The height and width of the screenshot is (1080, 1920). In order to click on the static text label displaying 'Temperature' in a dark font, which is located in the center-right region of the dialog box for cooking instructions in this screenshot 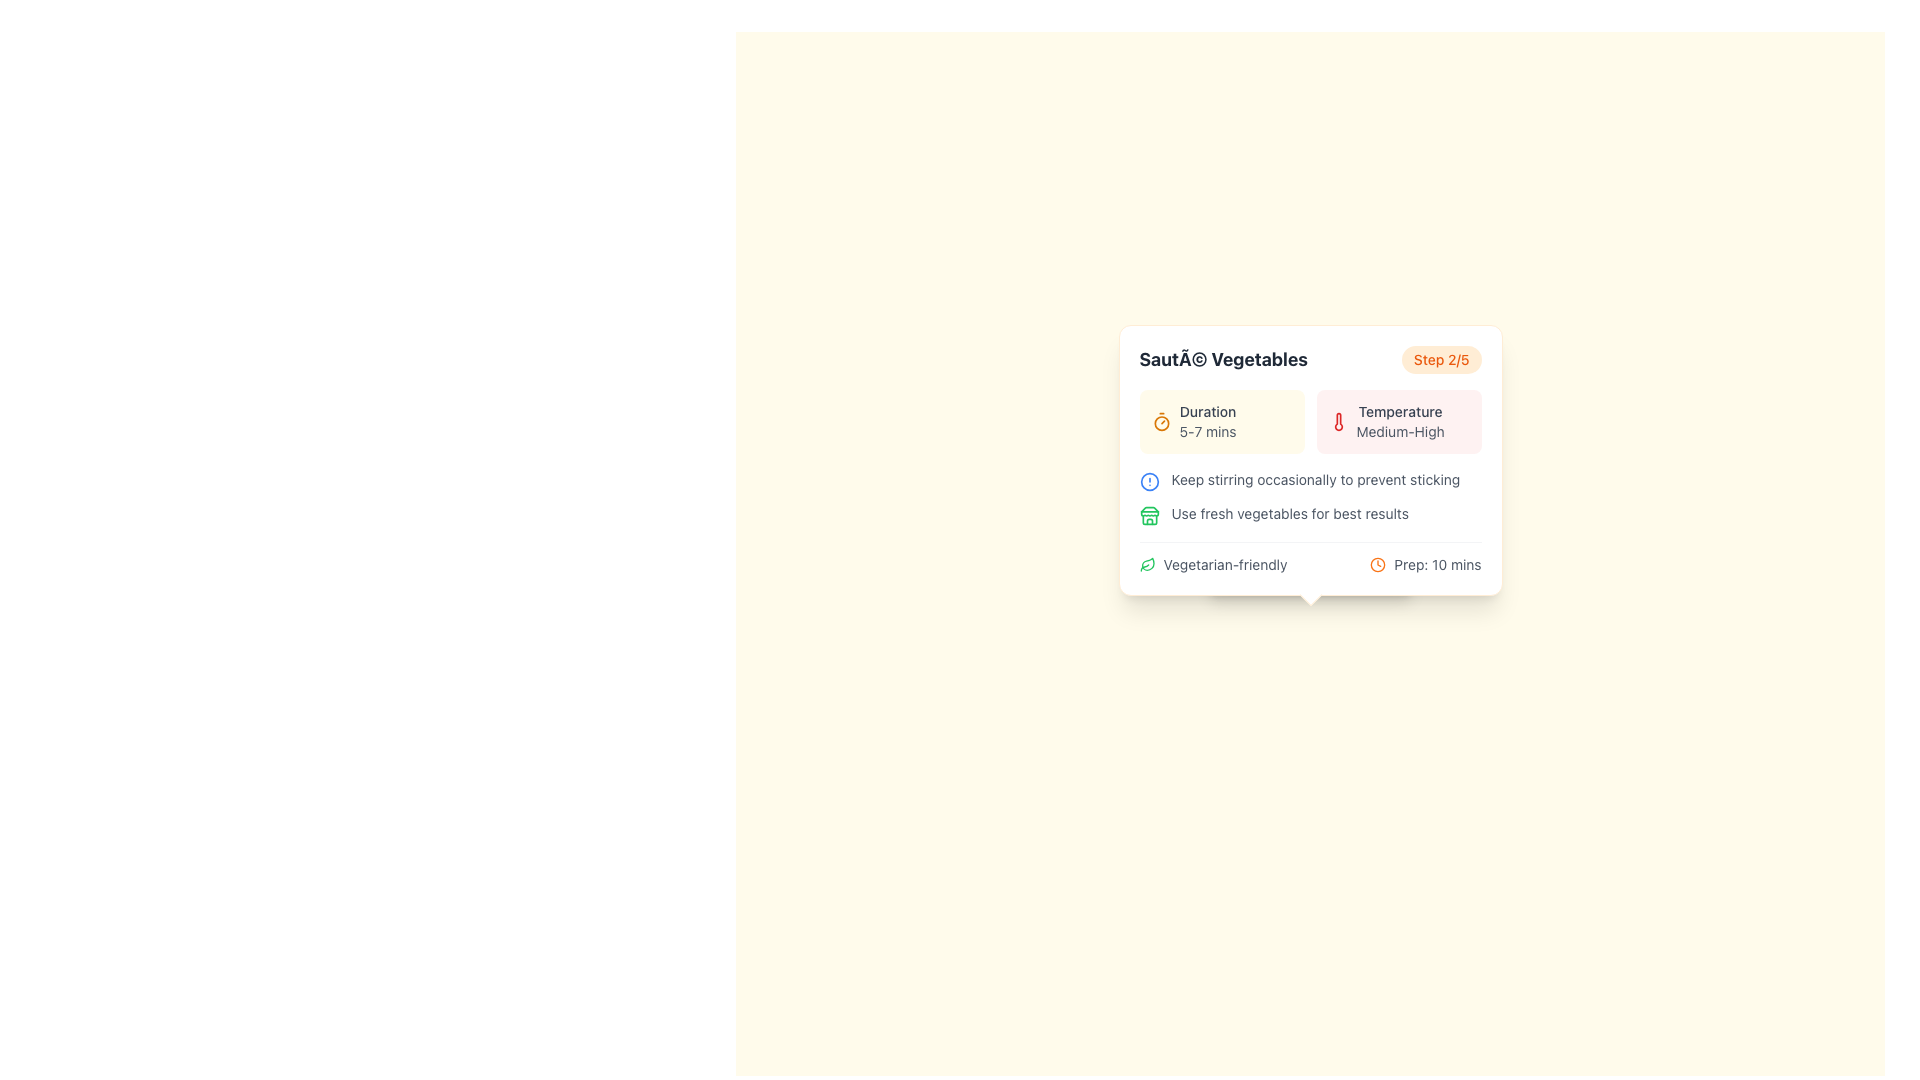, I will do `click(1399, 411)`.